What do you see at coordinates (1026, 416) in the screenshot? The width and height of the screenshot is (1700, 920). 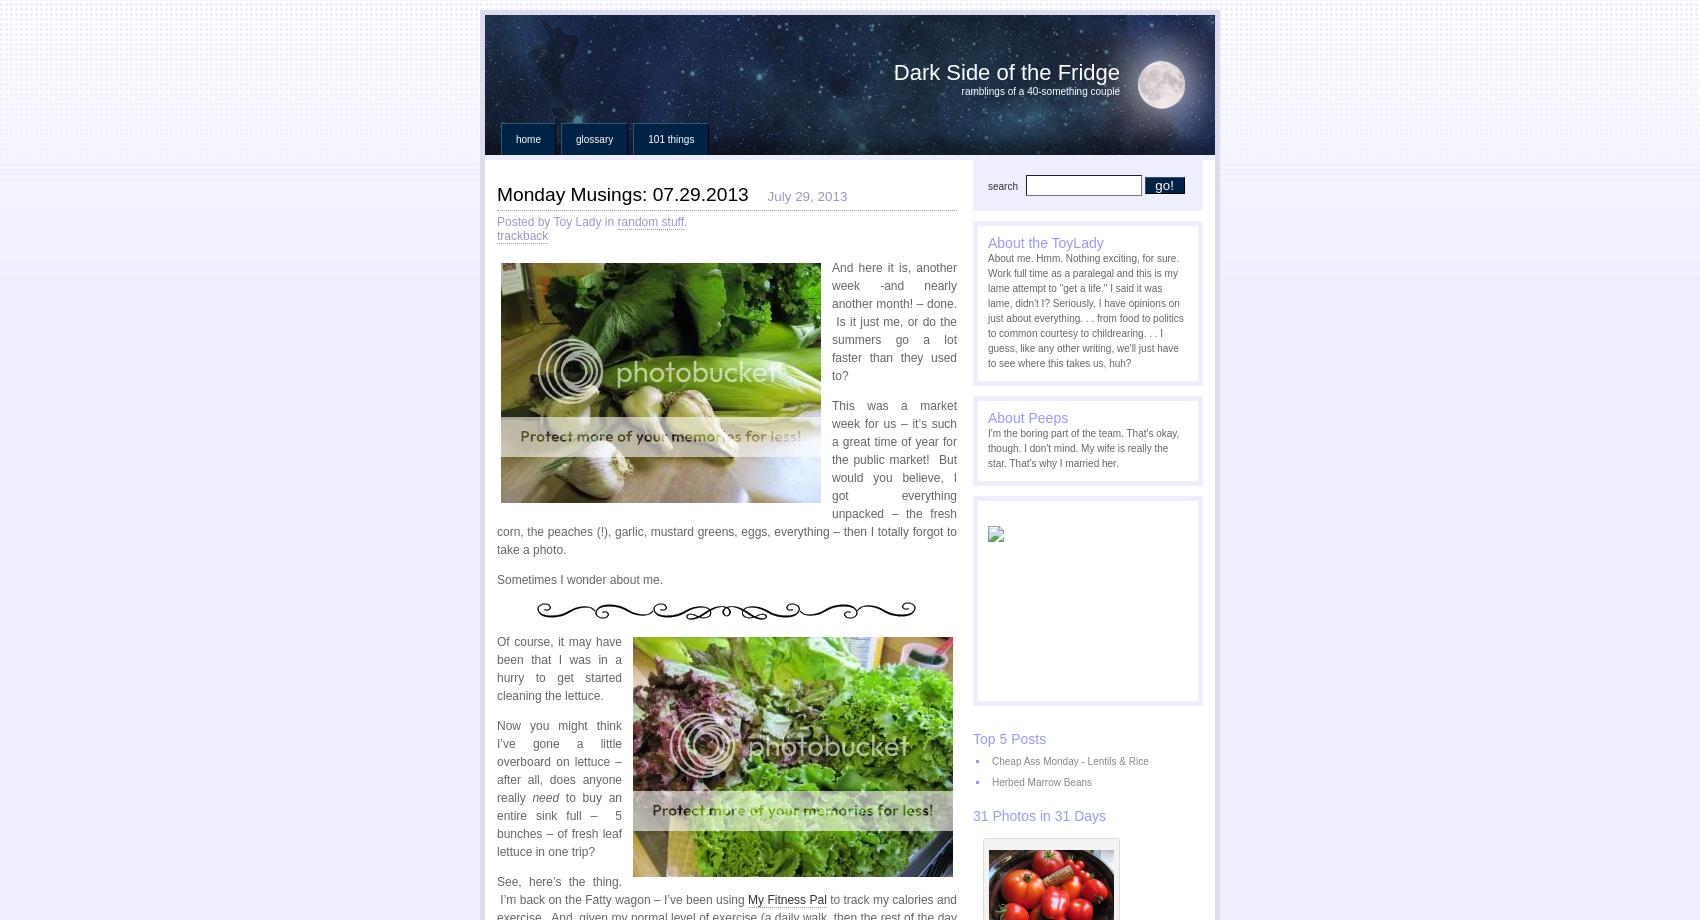 I see `'About Peeps'` at bounding box center [1026, 416].